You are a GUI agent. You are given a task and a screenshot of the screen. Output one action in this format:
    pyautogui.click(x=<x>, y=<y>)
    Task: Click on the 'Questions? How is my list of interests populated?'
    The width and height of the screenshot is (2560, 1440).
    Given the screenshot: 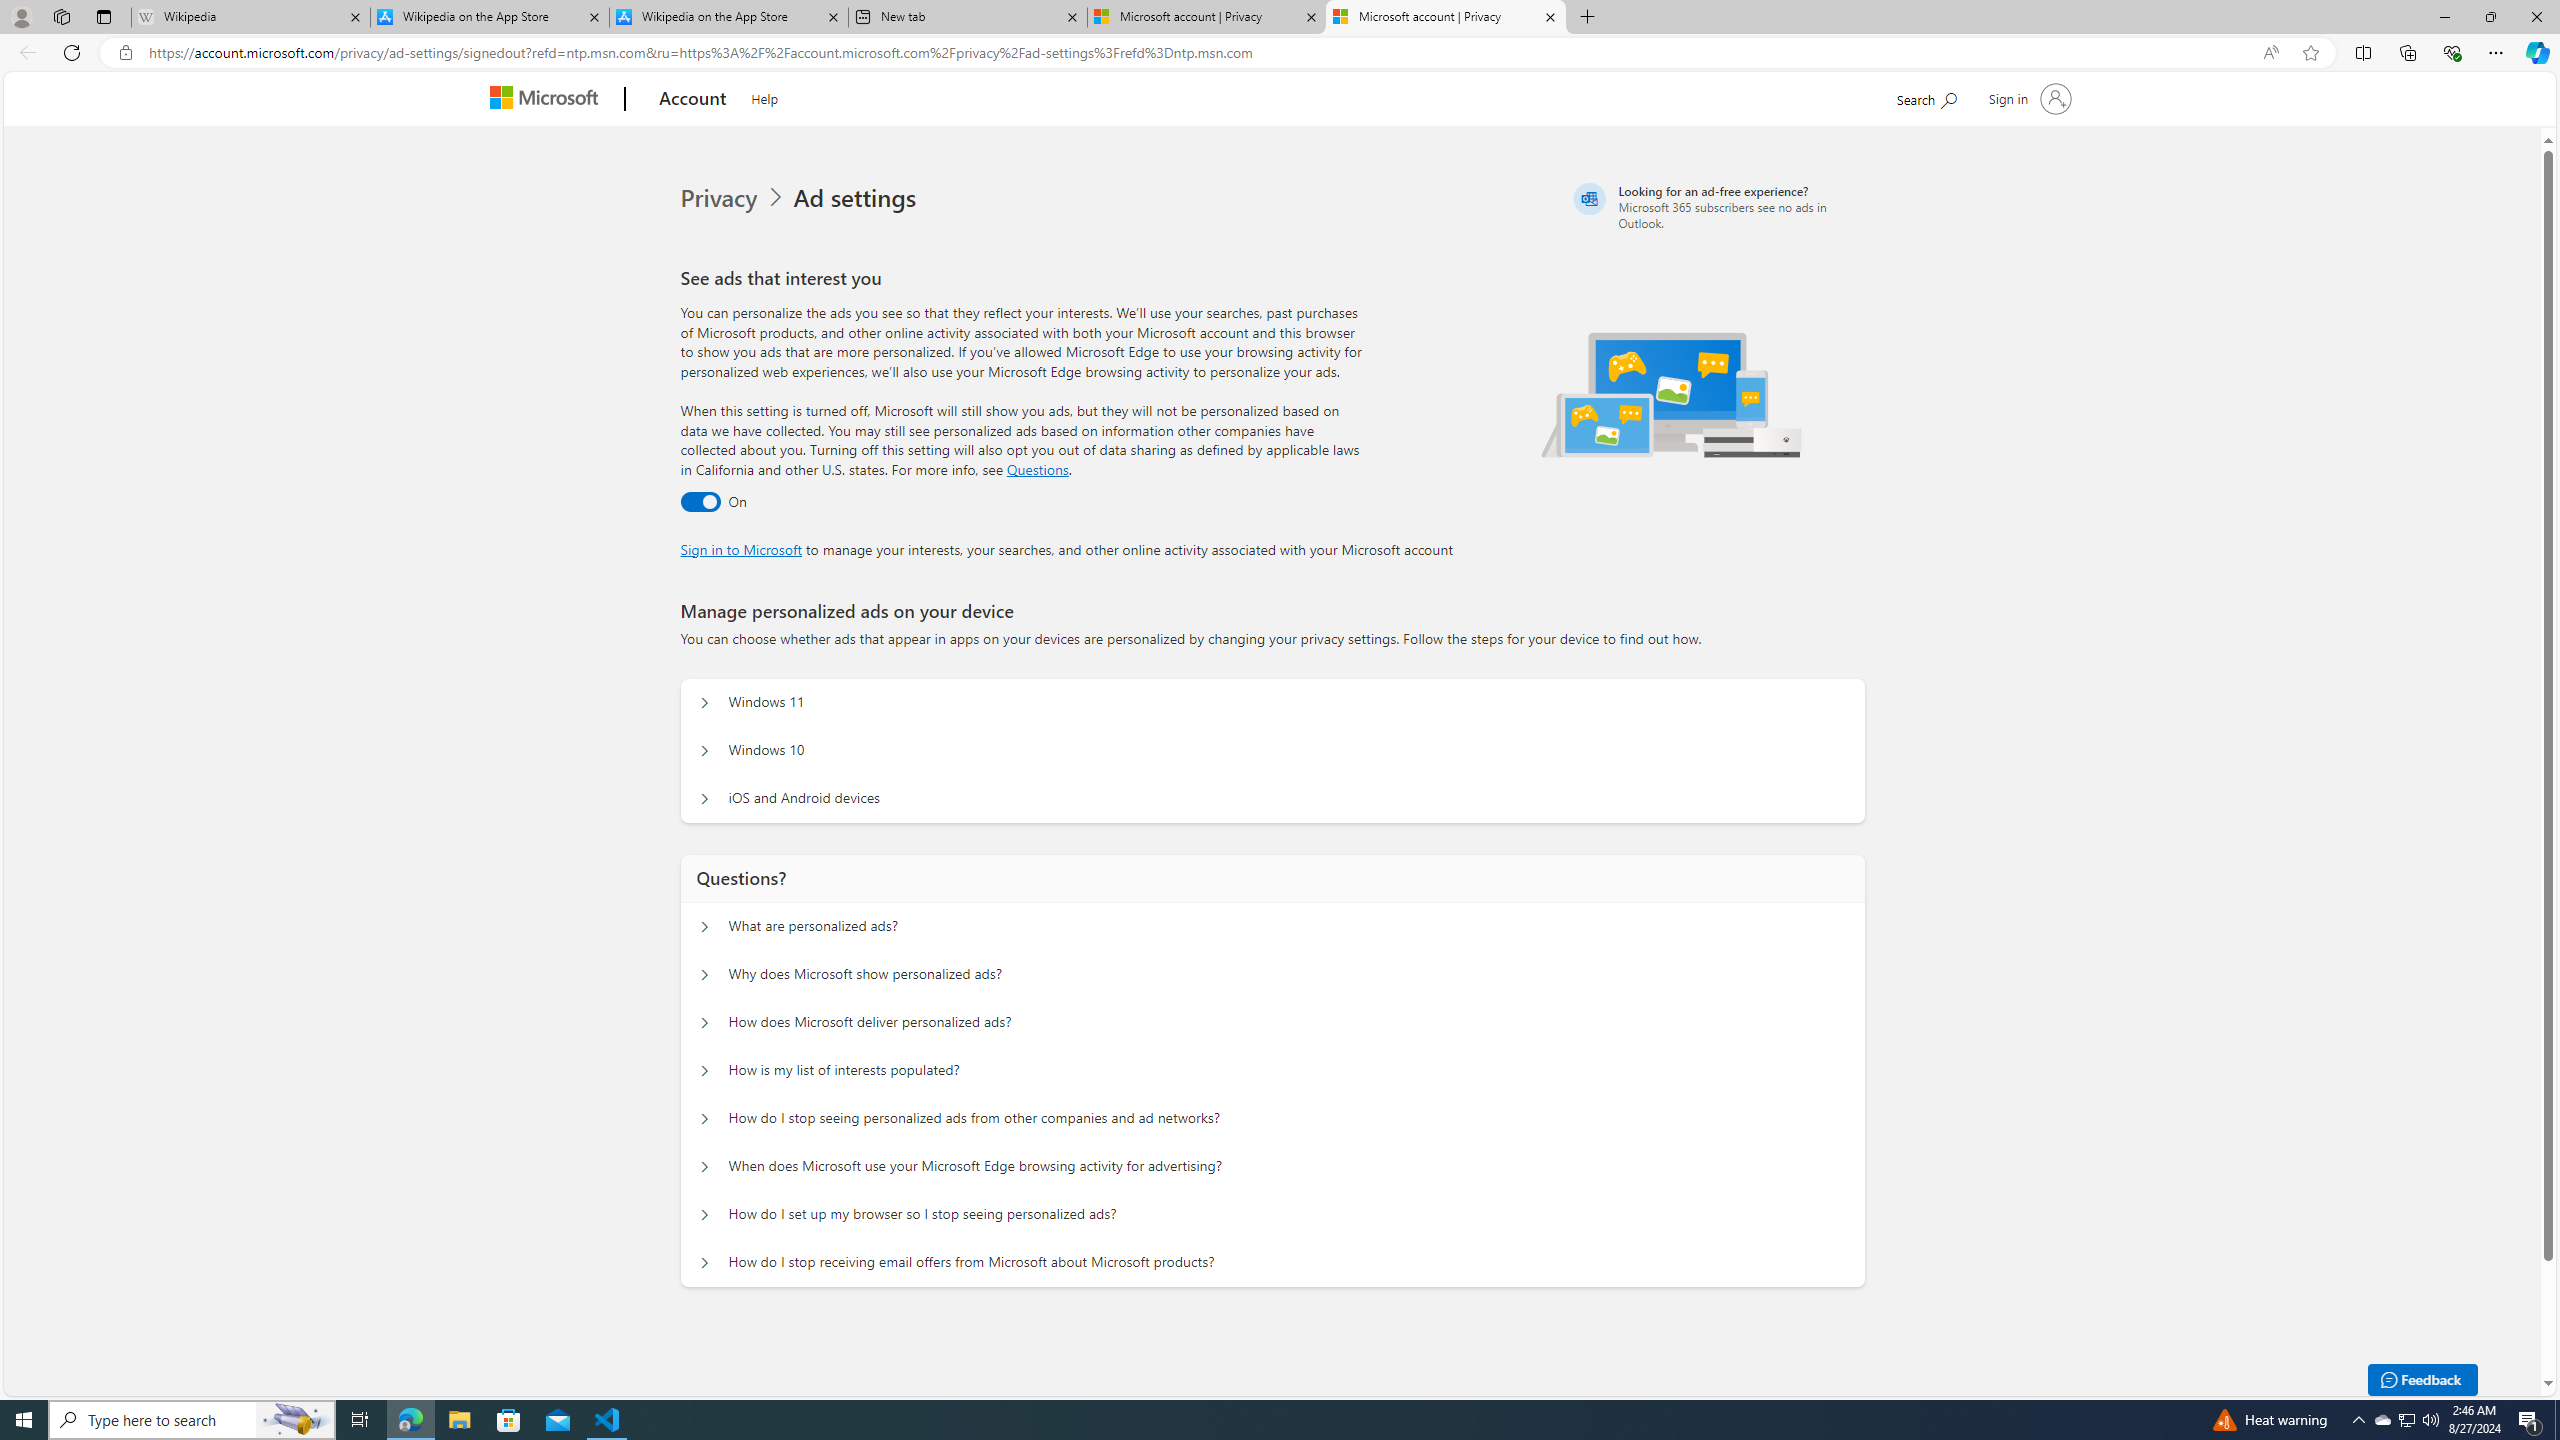 What is the action you would take?
    pyautogui.click(x=705, y=1069)
    